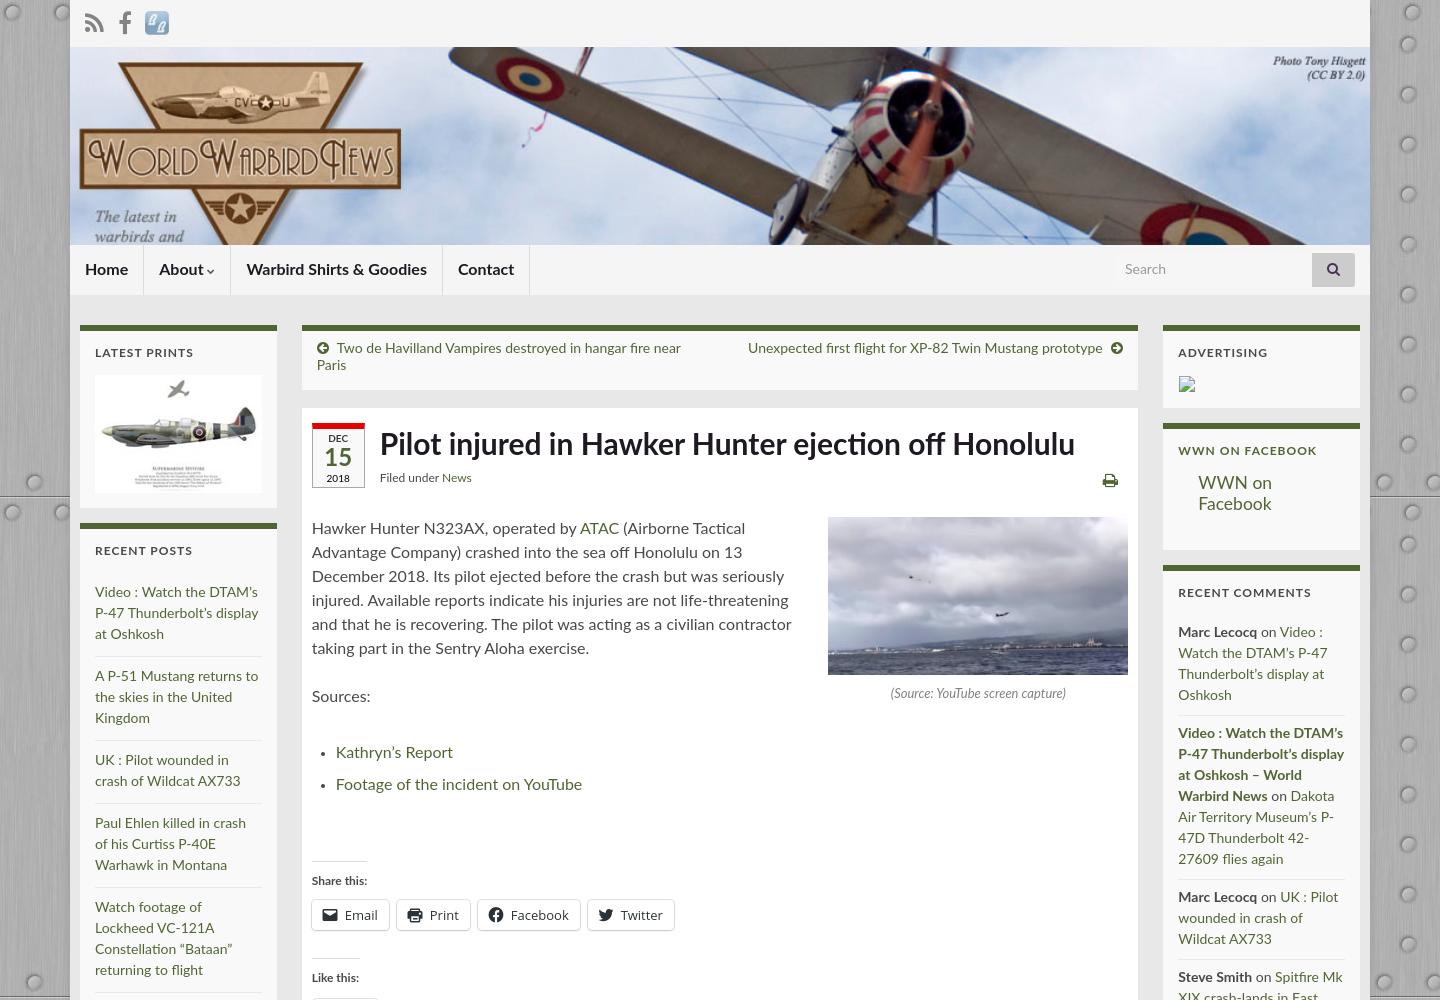  I want to click on 'Dec', so click(337, 438).